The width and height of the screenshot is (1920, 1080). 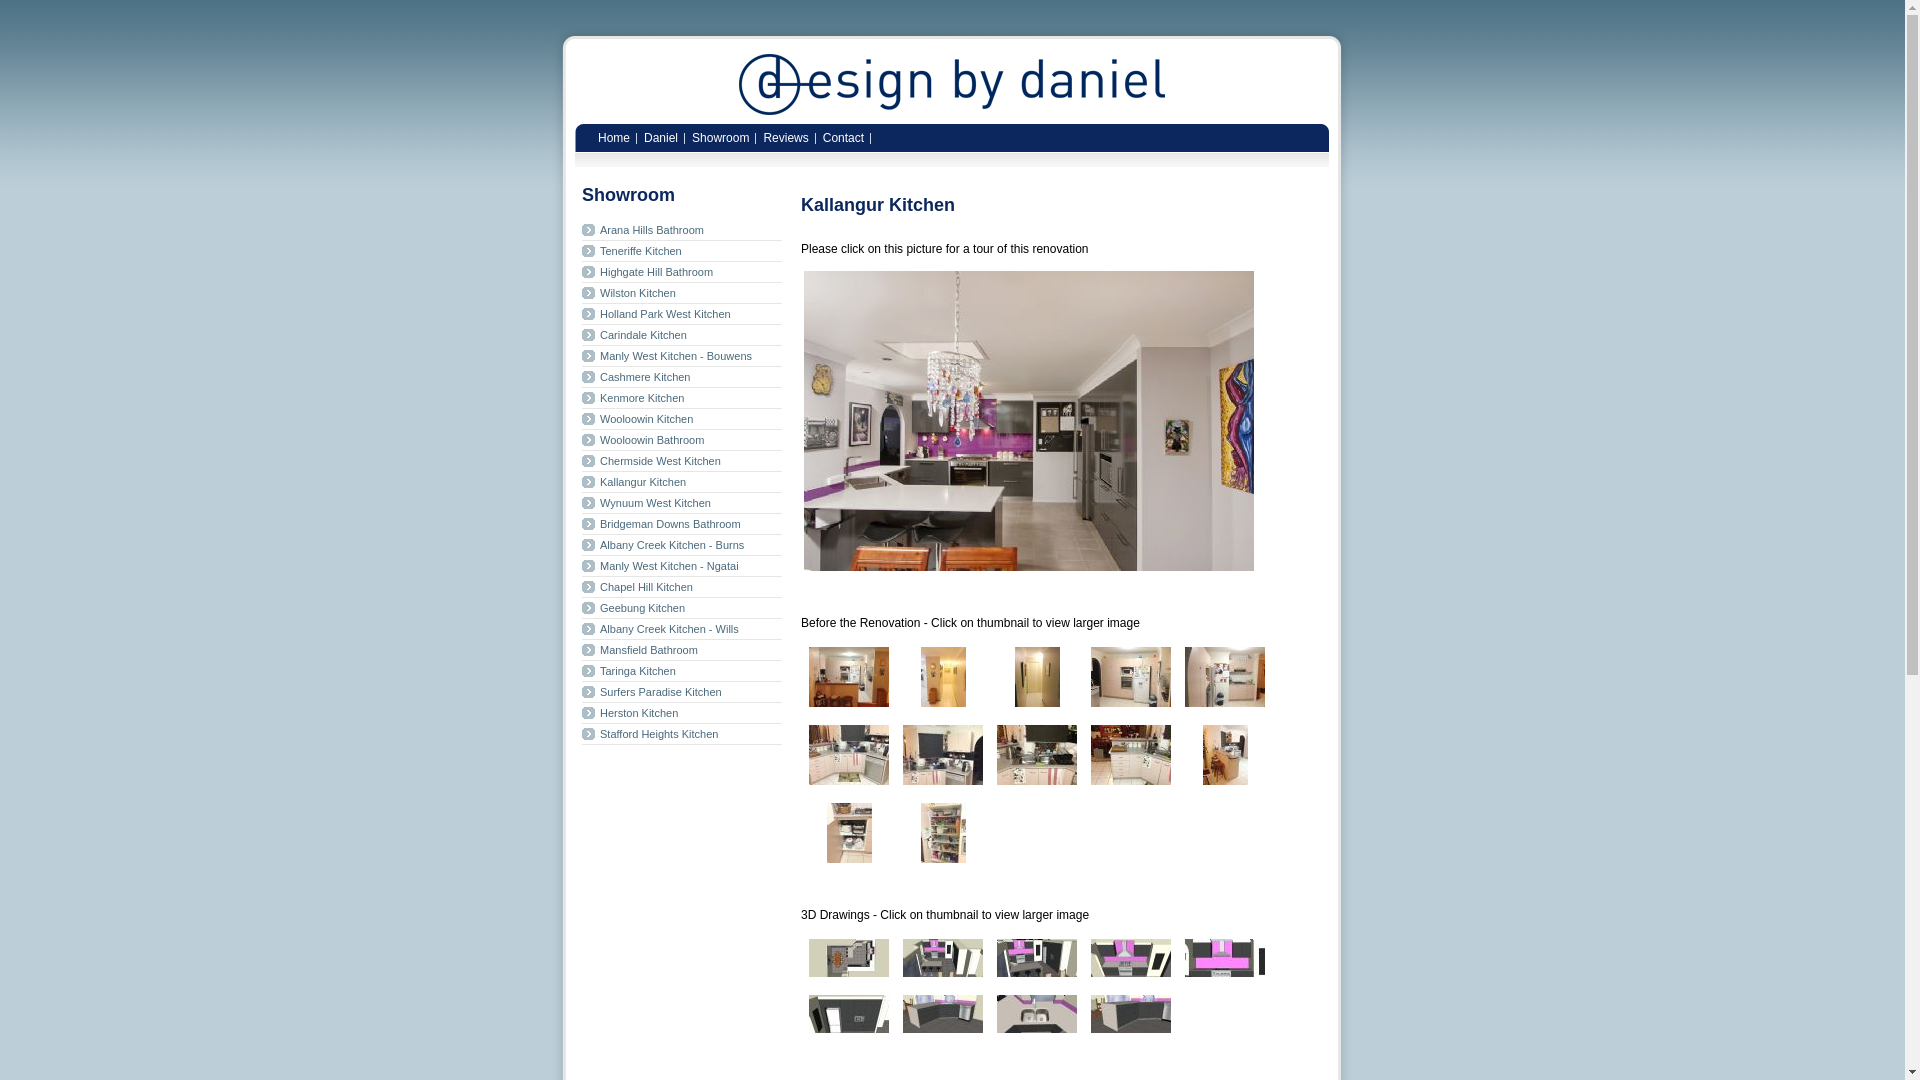 What do you see at coordinates (681, 250) in the screenshot?
I see `'Teneriffe Kitchen'` at bounding box center [681, 250].